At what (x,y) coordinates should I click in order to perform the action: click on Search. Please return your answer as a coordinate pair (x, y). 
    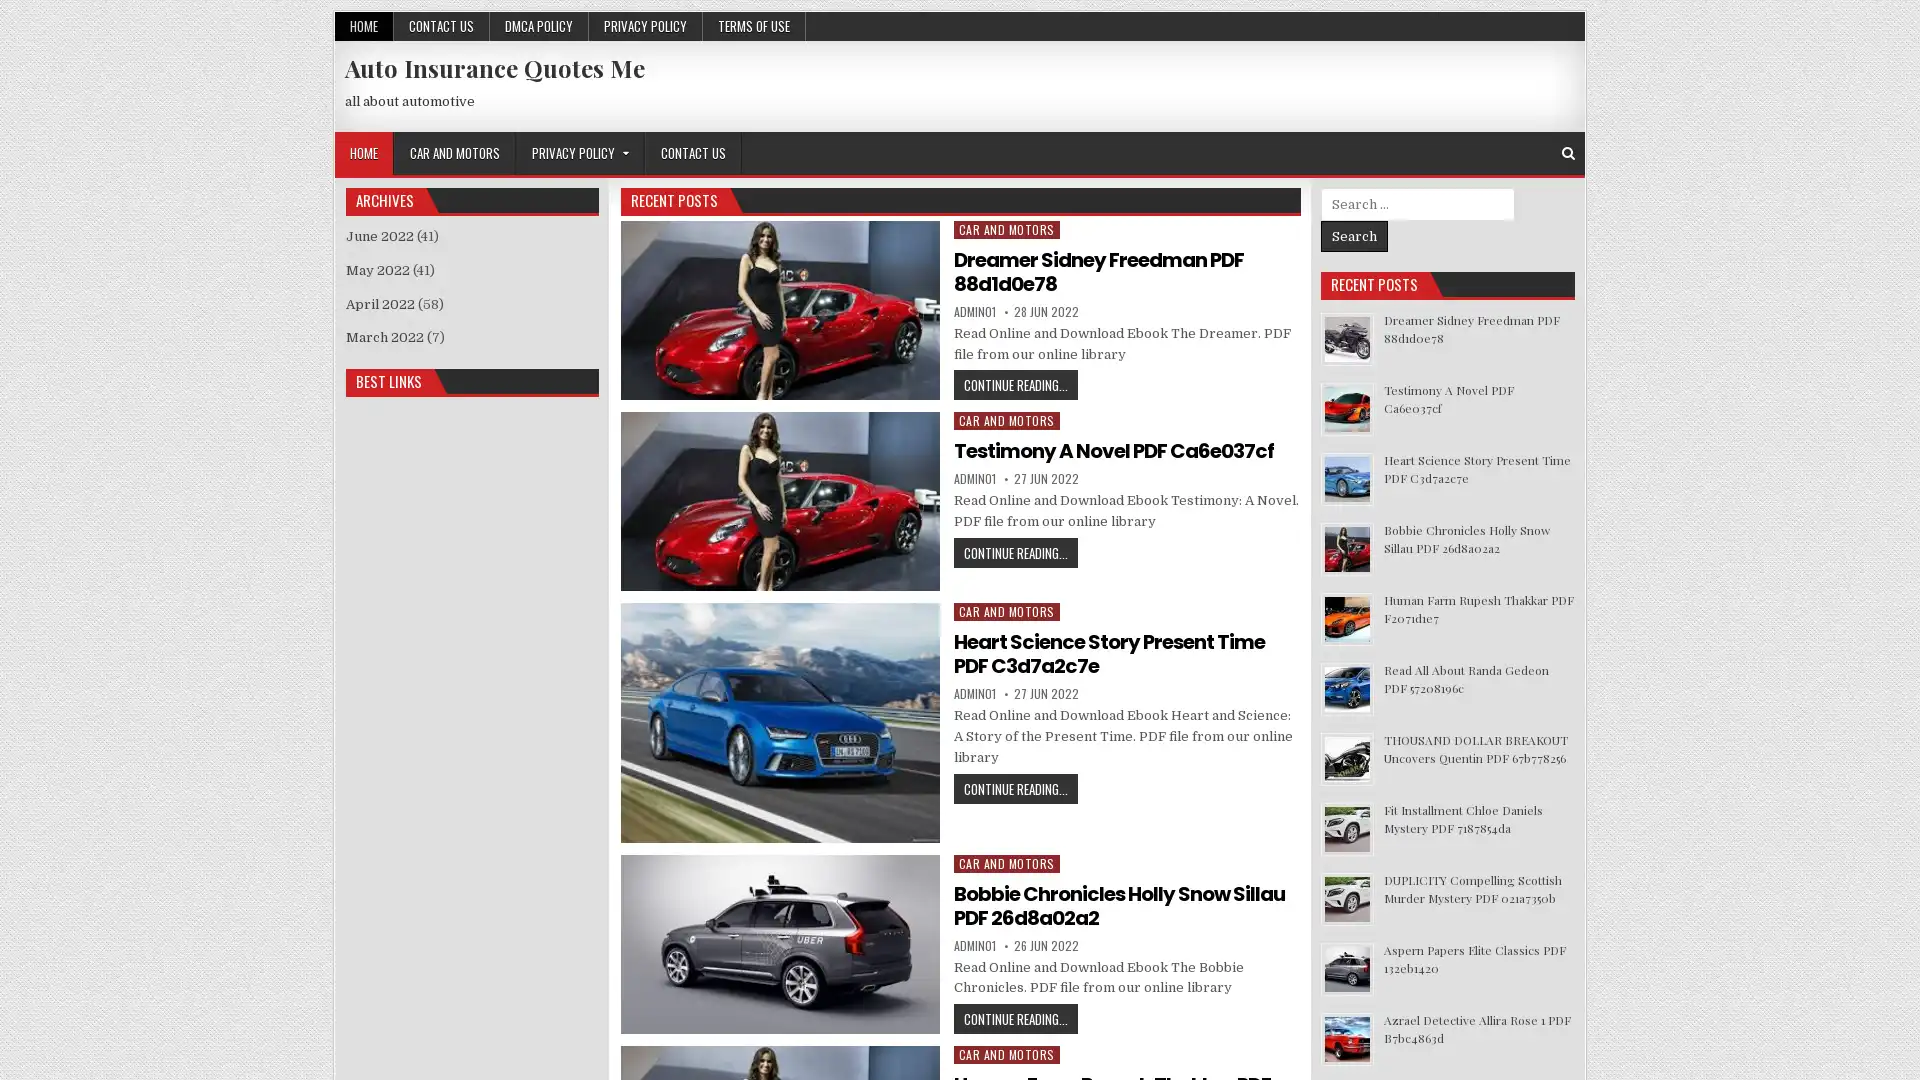
    Looking at the image, I should click on (1354, 235).